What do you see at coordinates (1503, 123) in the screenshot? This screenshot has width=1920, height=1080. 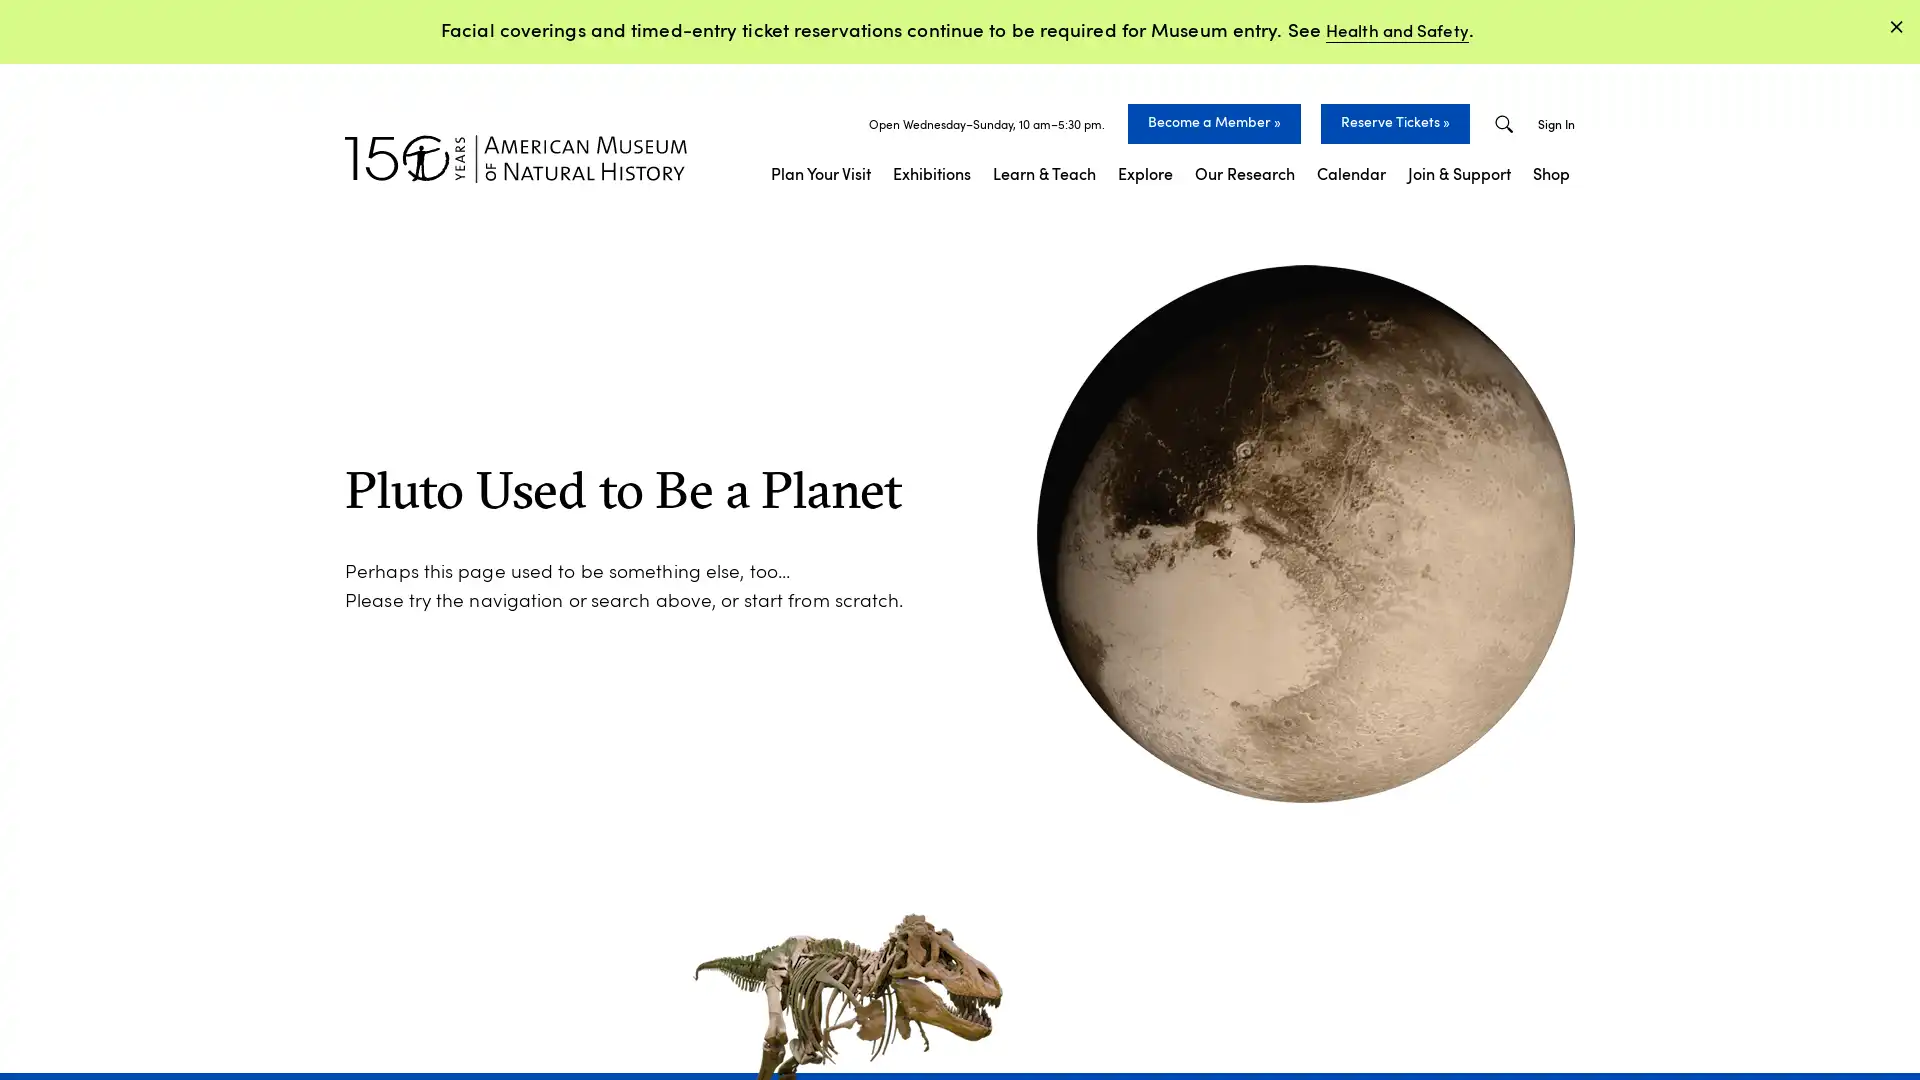 I see `Open Search Modal` at bounding box center [1503, 123].